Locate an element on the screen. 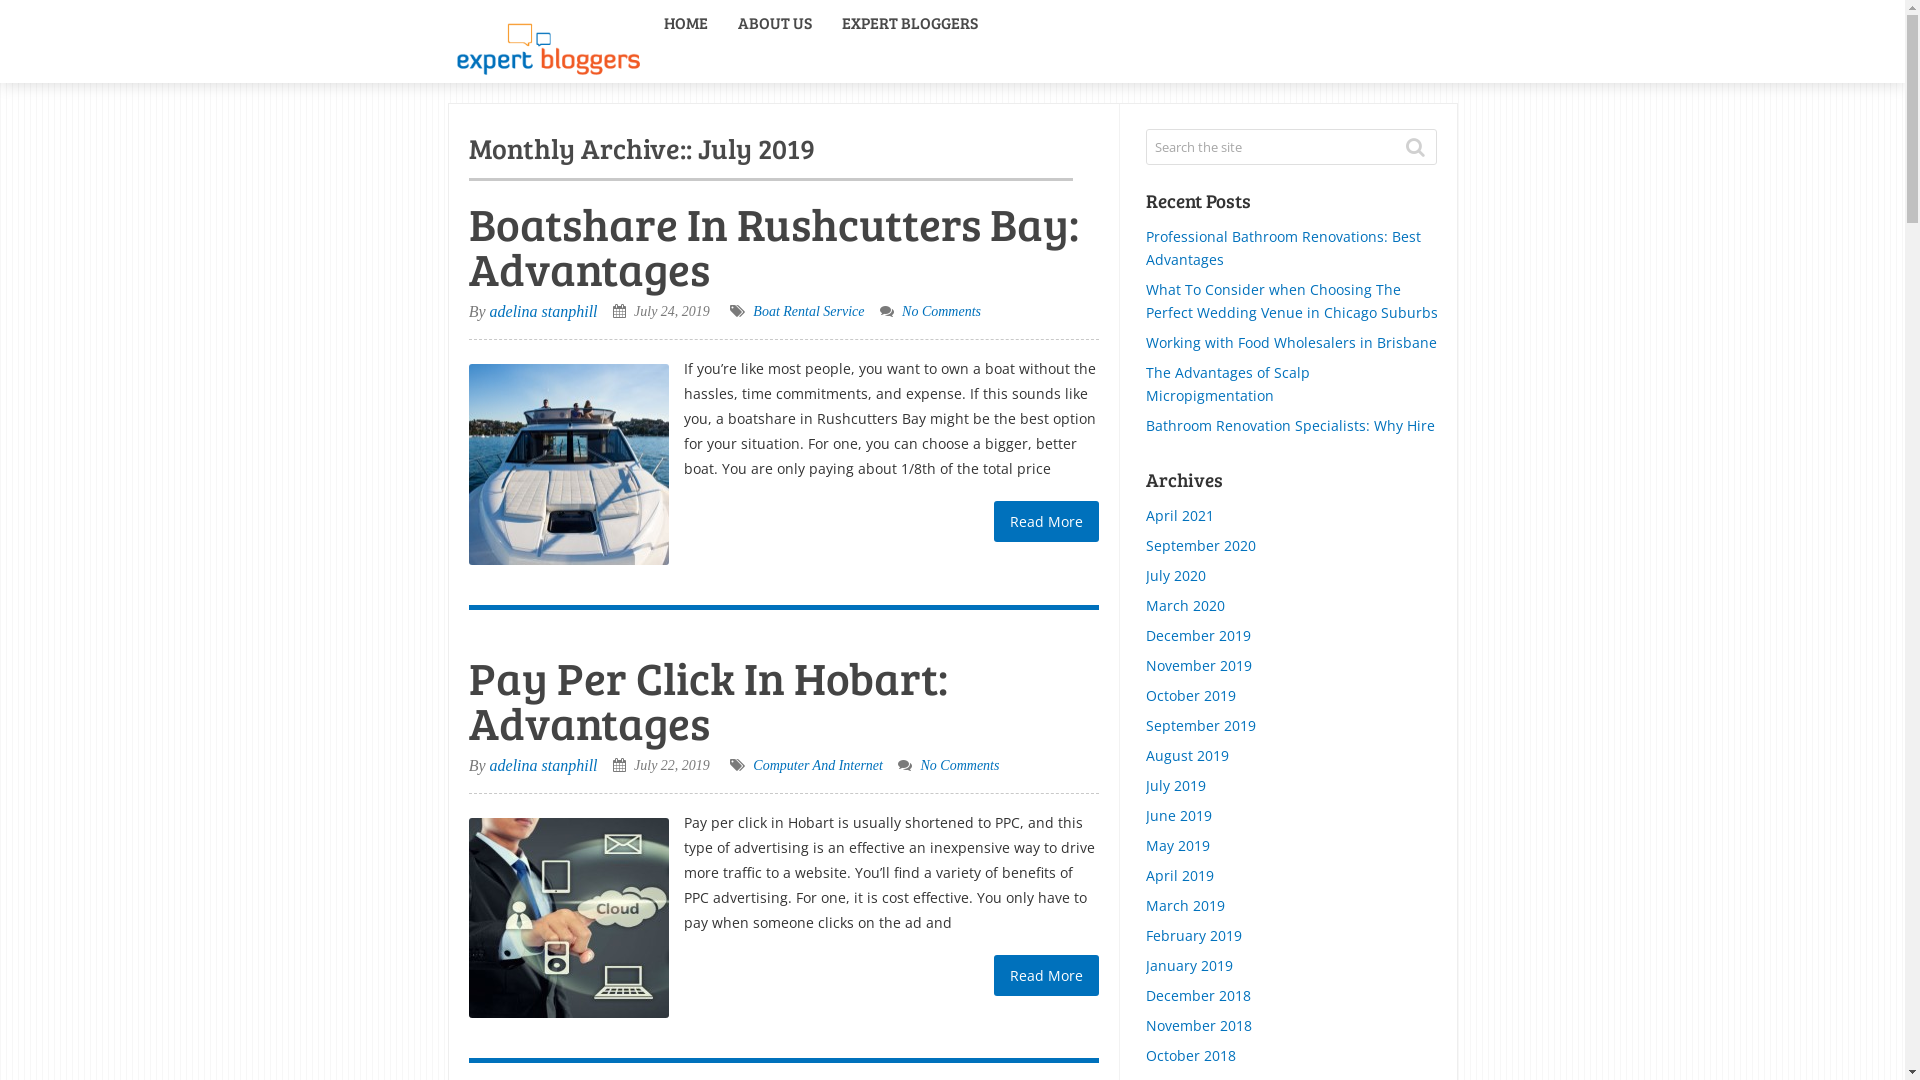 The width and height of the screenshot is (1920, 1080). 'April 2021' is located at coordinates (1180, 514).